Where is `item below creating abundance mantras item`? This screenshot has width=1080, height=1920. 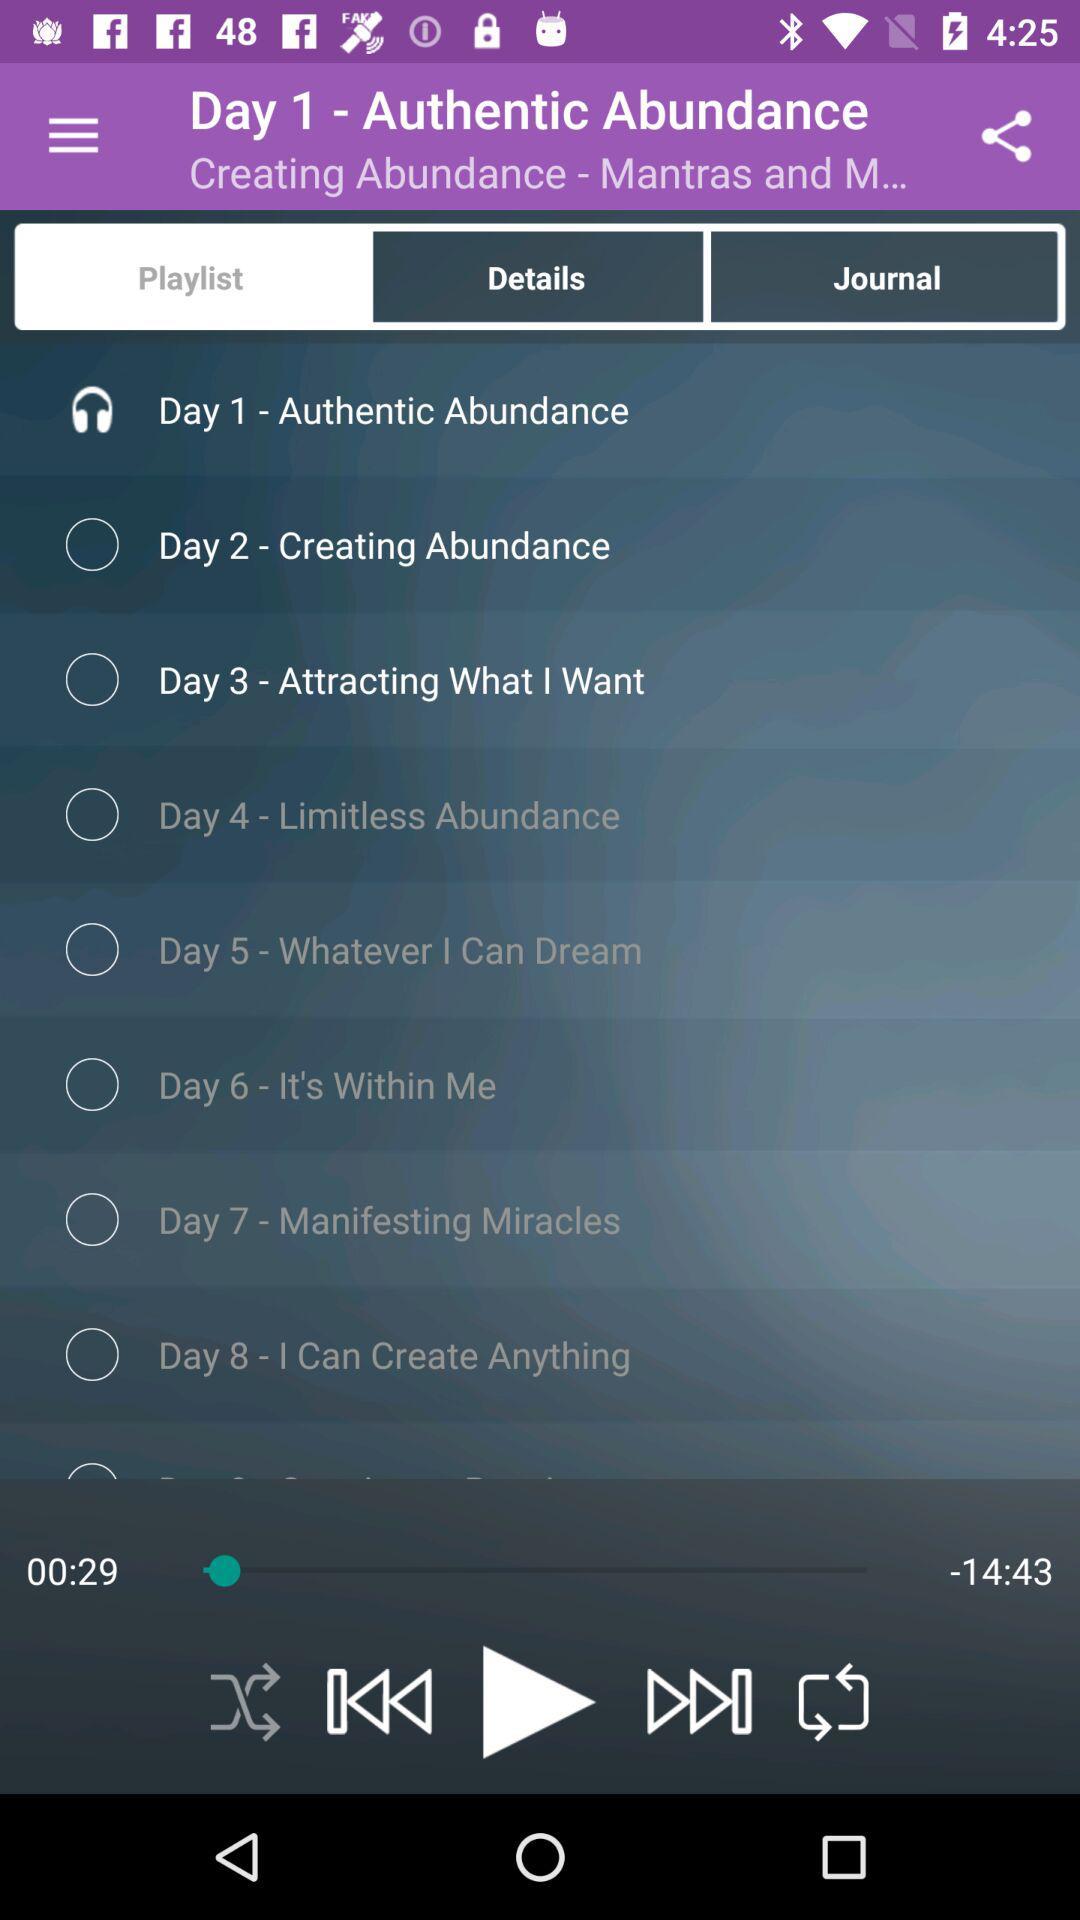
item below creating abundance mantras item is located at coordinates (537, 275).